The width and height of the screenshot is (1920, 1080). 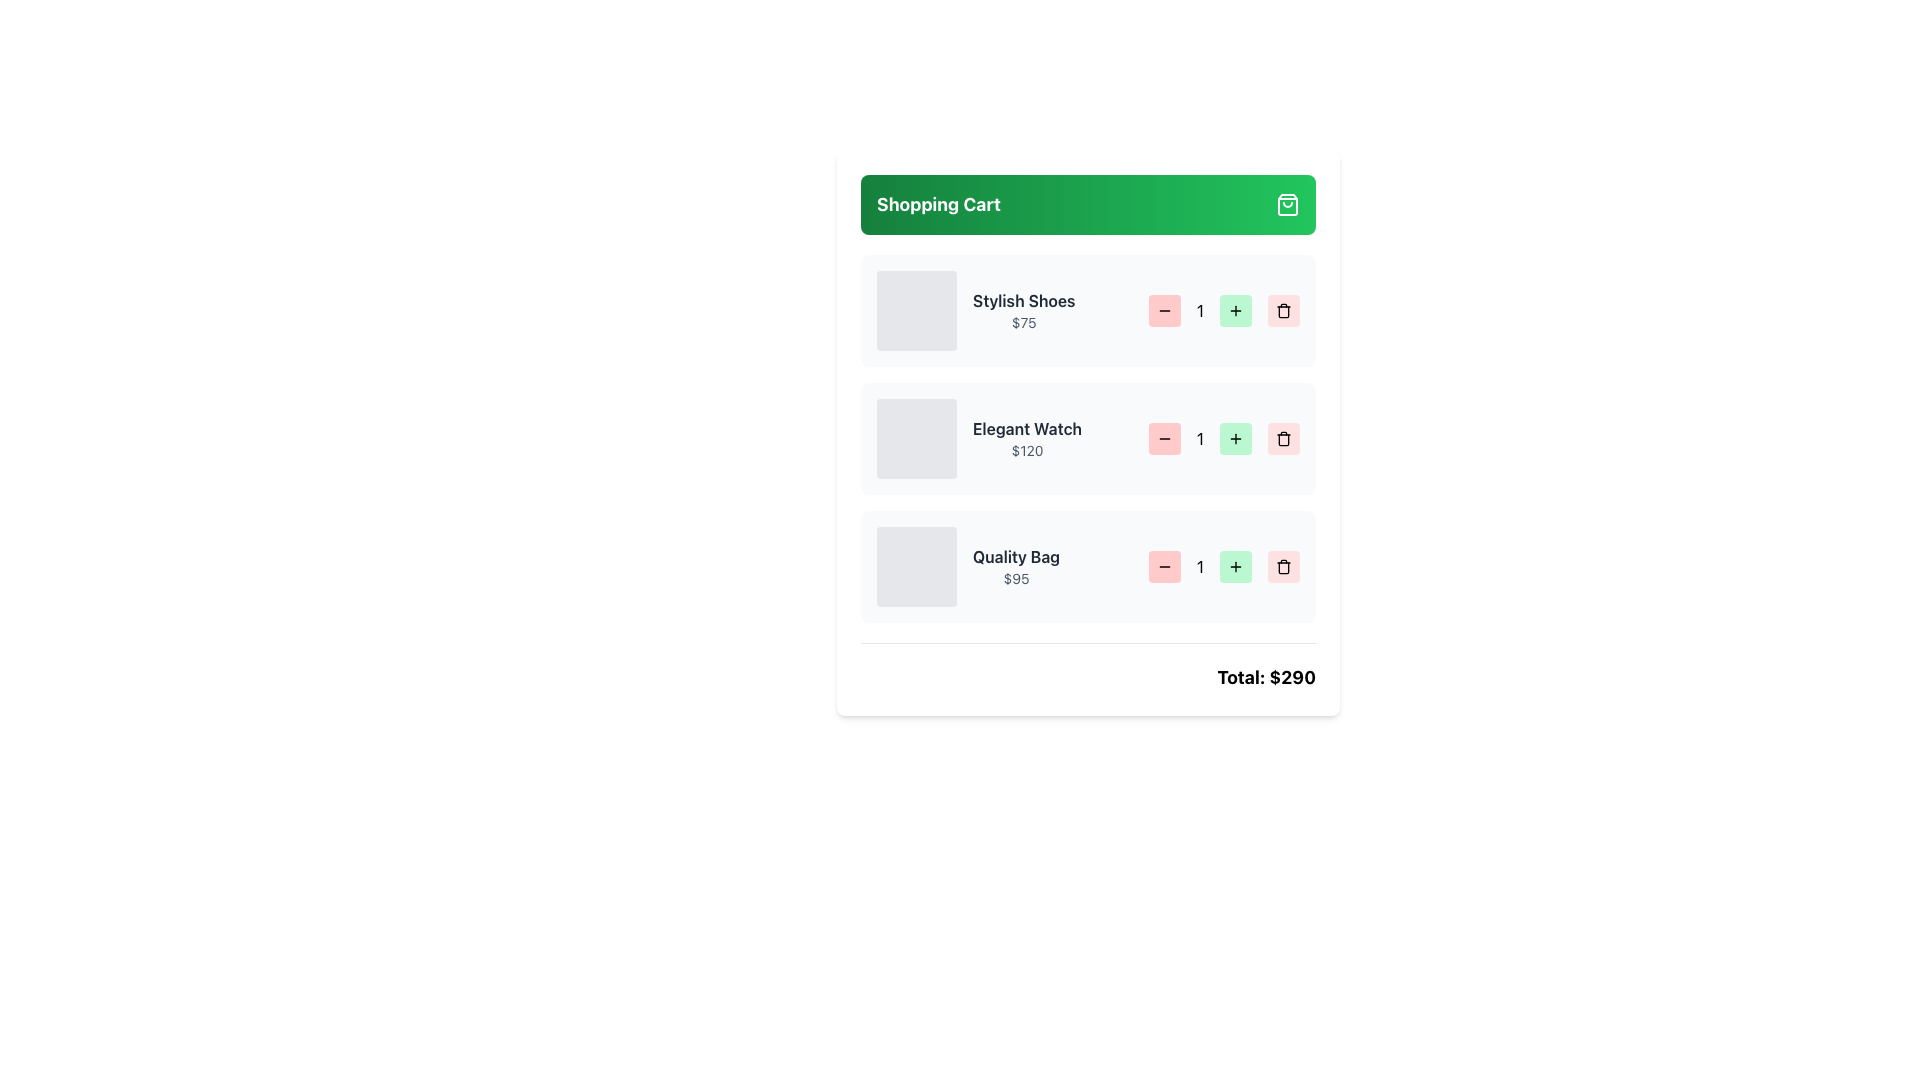 I want to click on the text label displaying the price '$120', located below the 'Elegant Watch' label in the shopping cart item list, so click(x=1027, y=451).